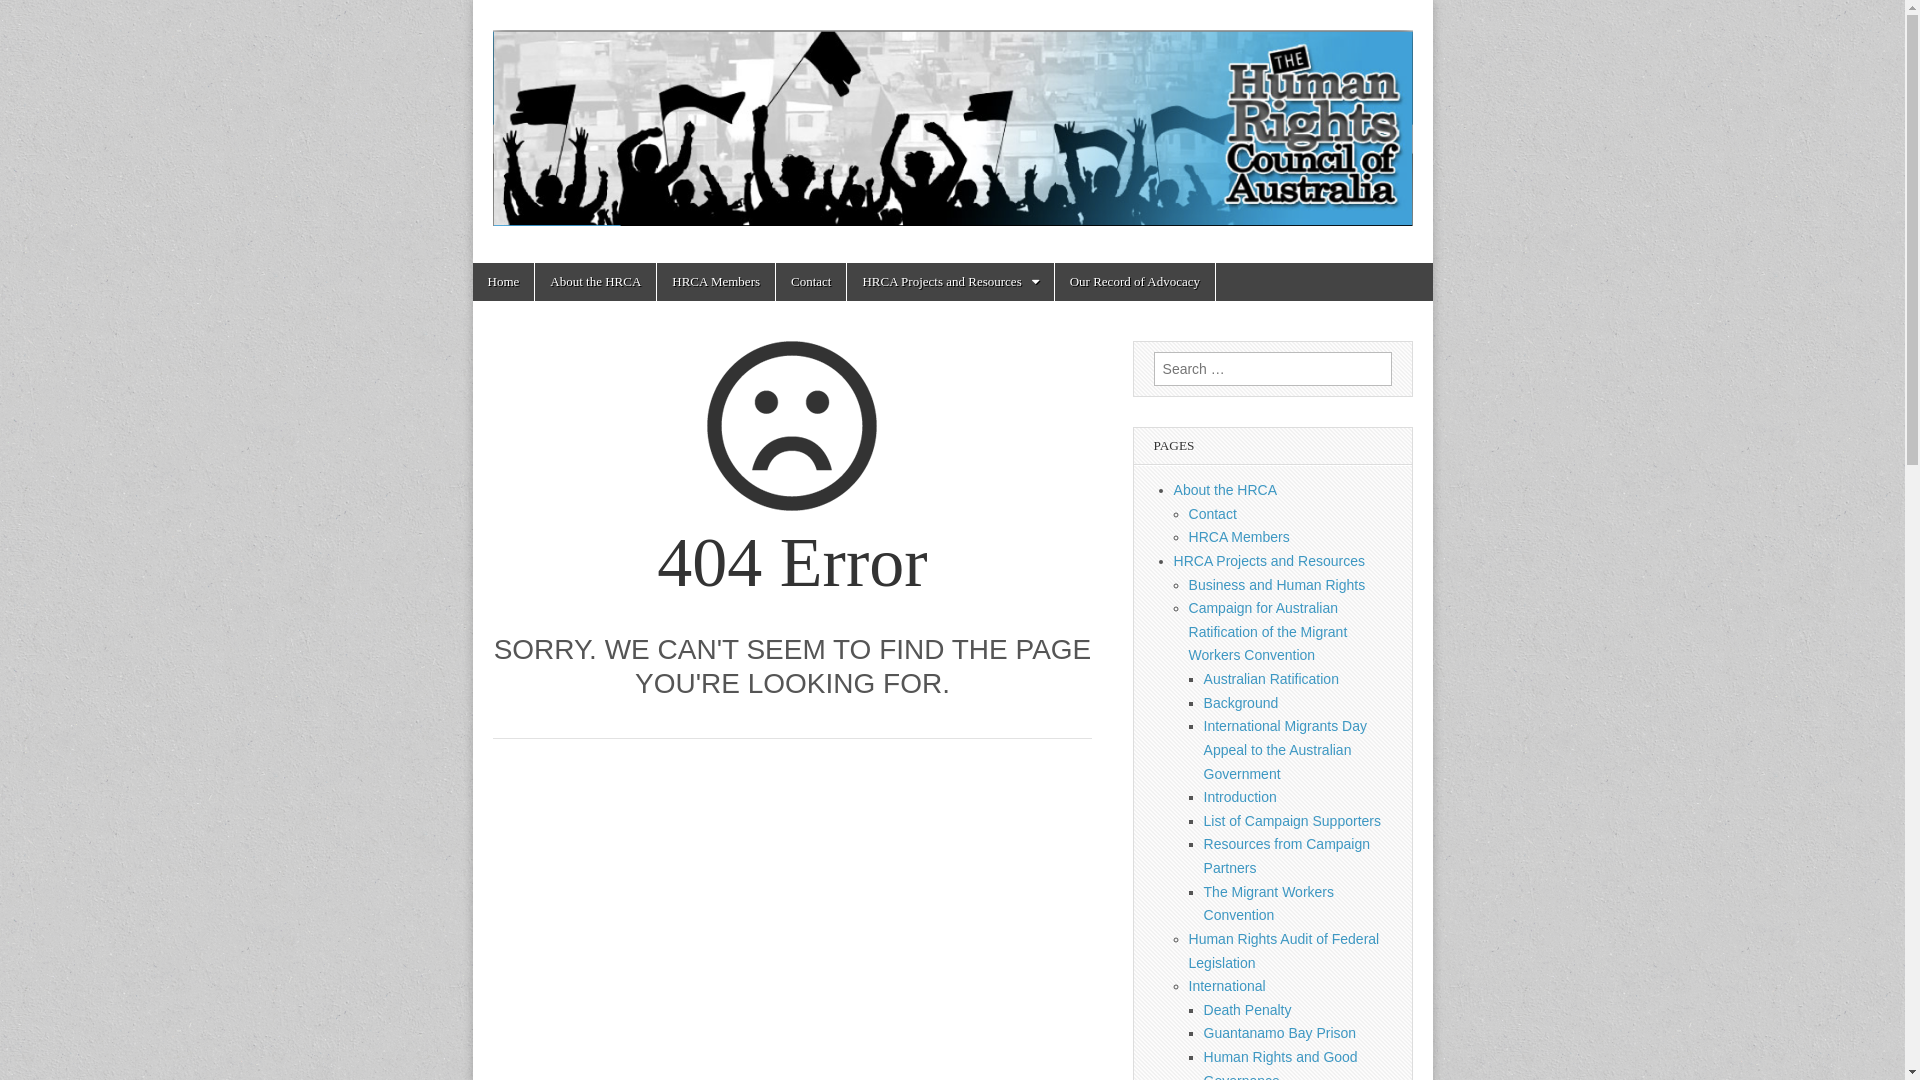  I want to click on 'International', so click(1226, 985).